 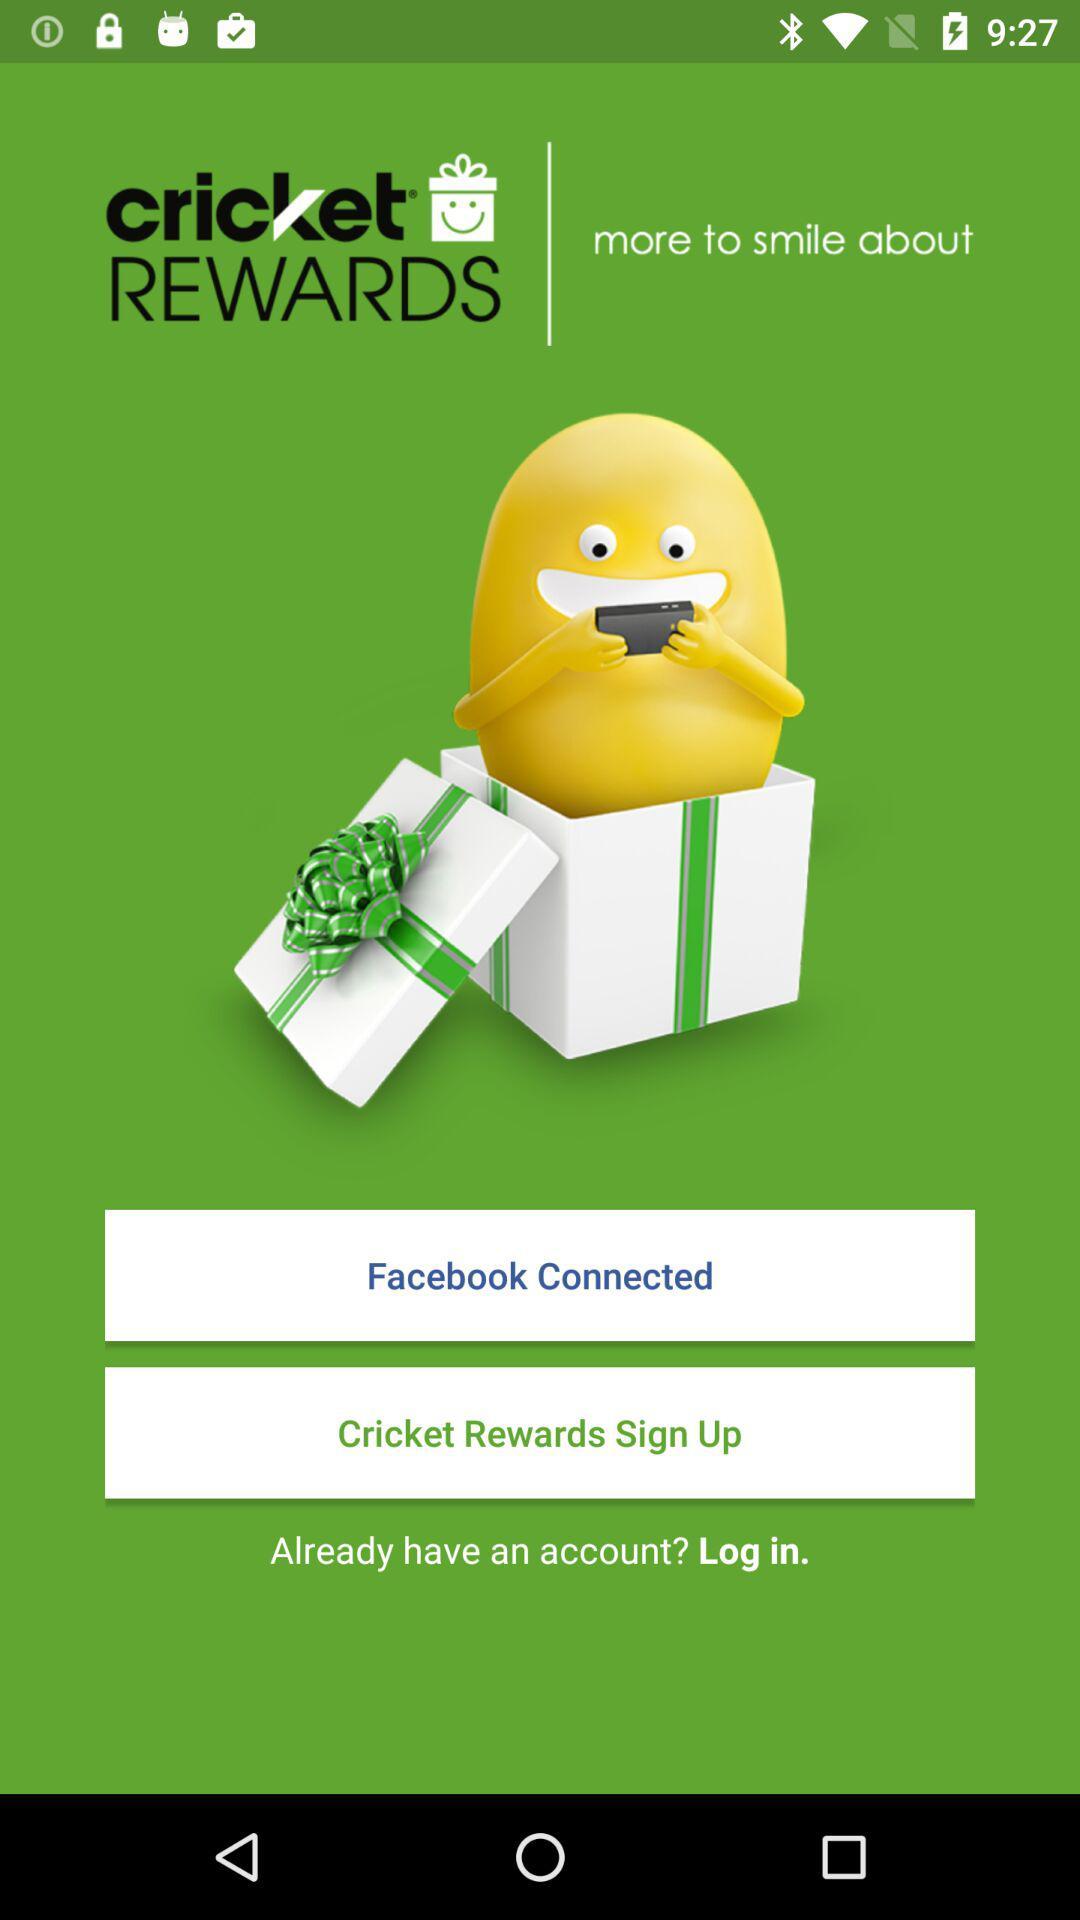 What do you see at coordinates (540, 1431) in the screenshot?
I see `the cricket rewards sign` at bounding box center [540, 1431].